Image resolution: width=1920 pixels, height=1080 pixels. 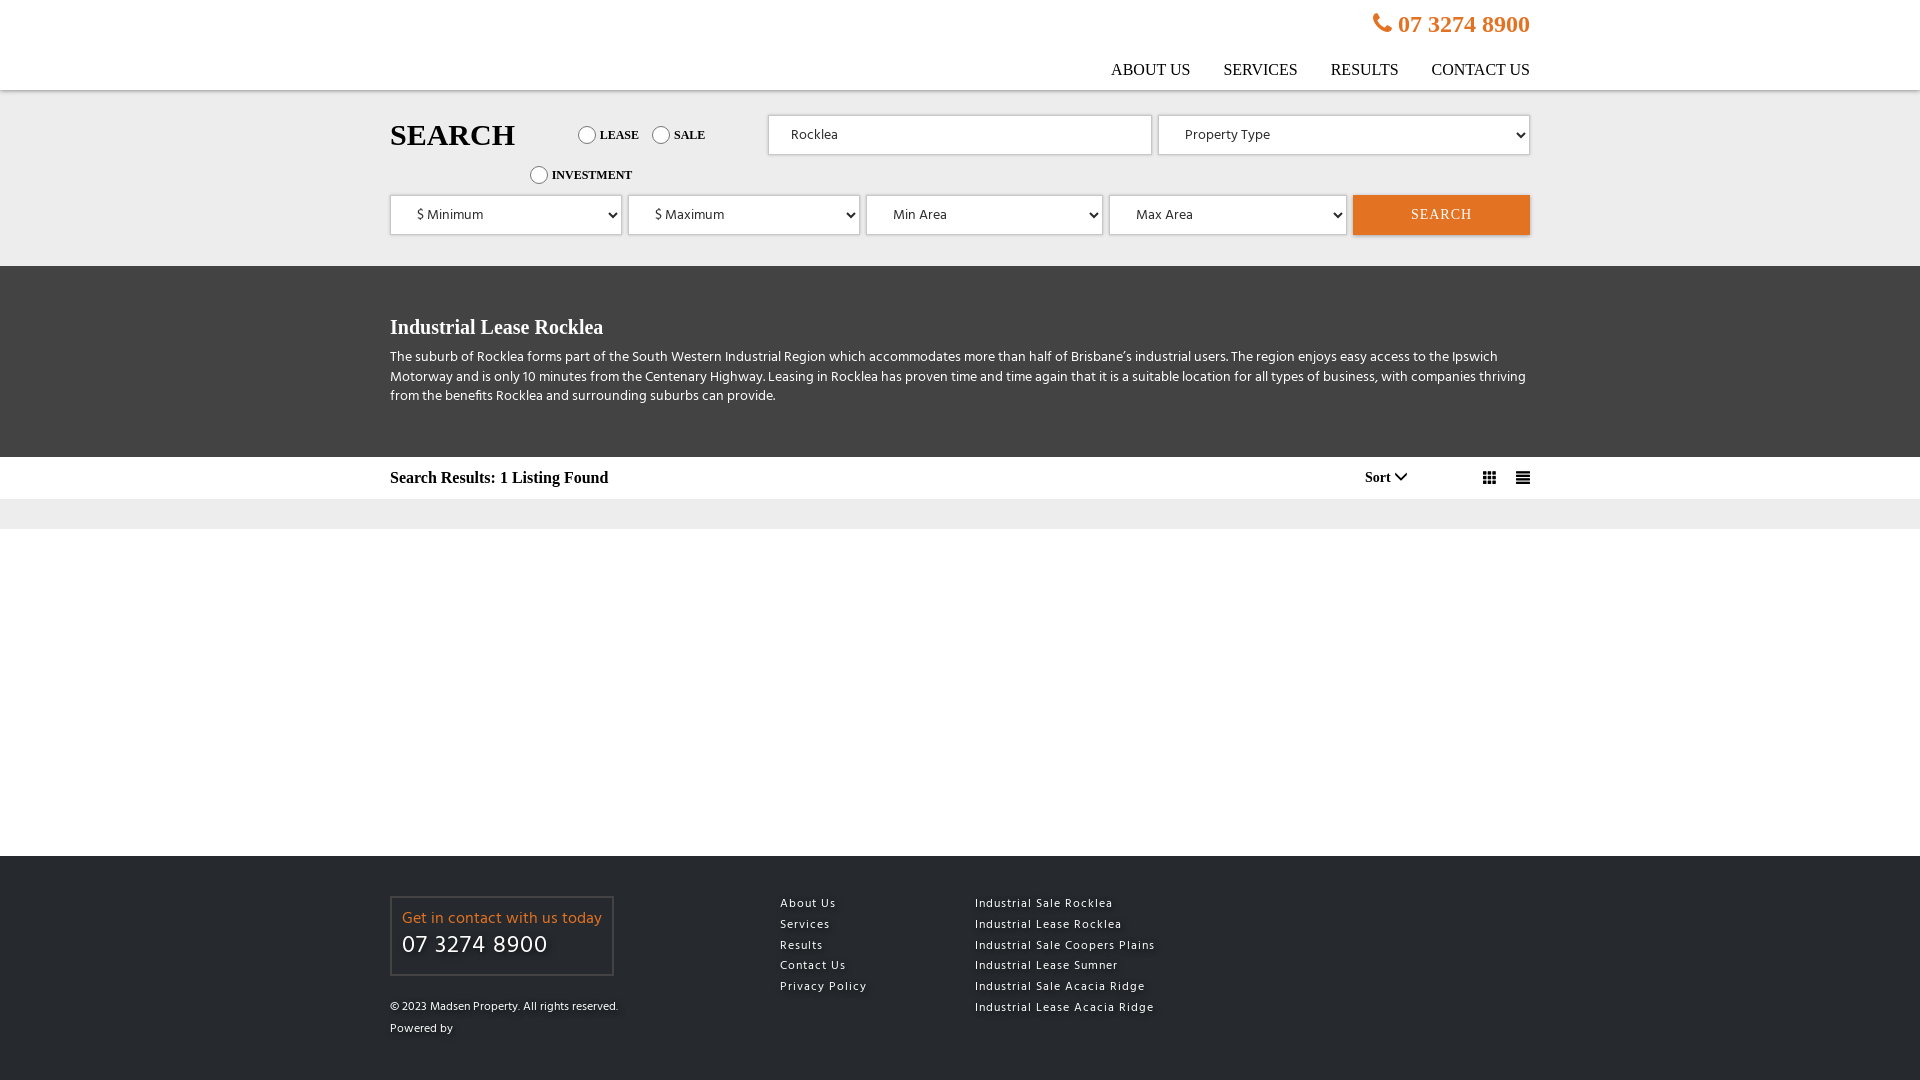 What do you see at coordinates (974, 986) in the screenshot?
I see `'Industrial Sale Acacia Ridge'` at bounding box center [974, 986].